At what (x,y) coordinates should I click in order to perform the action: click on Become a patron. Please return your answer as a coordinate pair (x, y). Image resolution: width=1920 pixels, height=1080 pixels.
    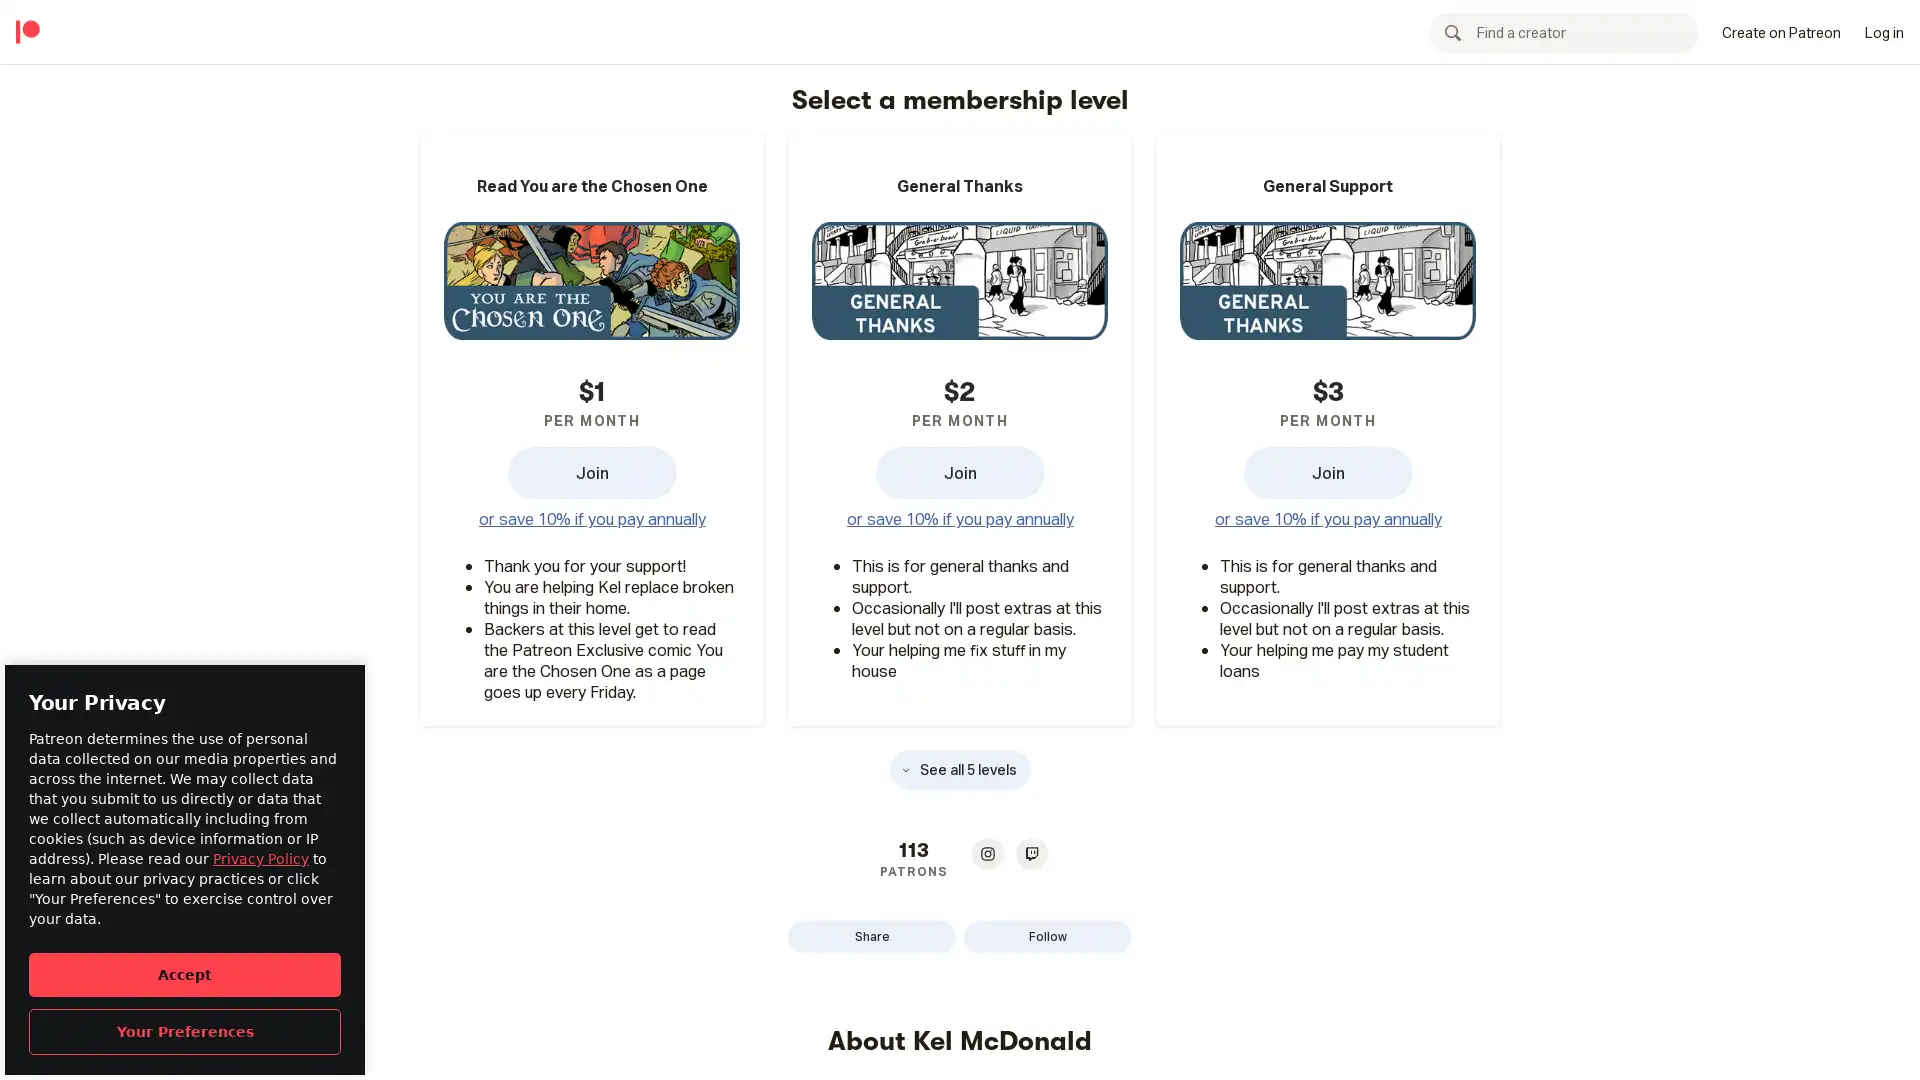
    Looking at the image, I should click on (1440, 30).